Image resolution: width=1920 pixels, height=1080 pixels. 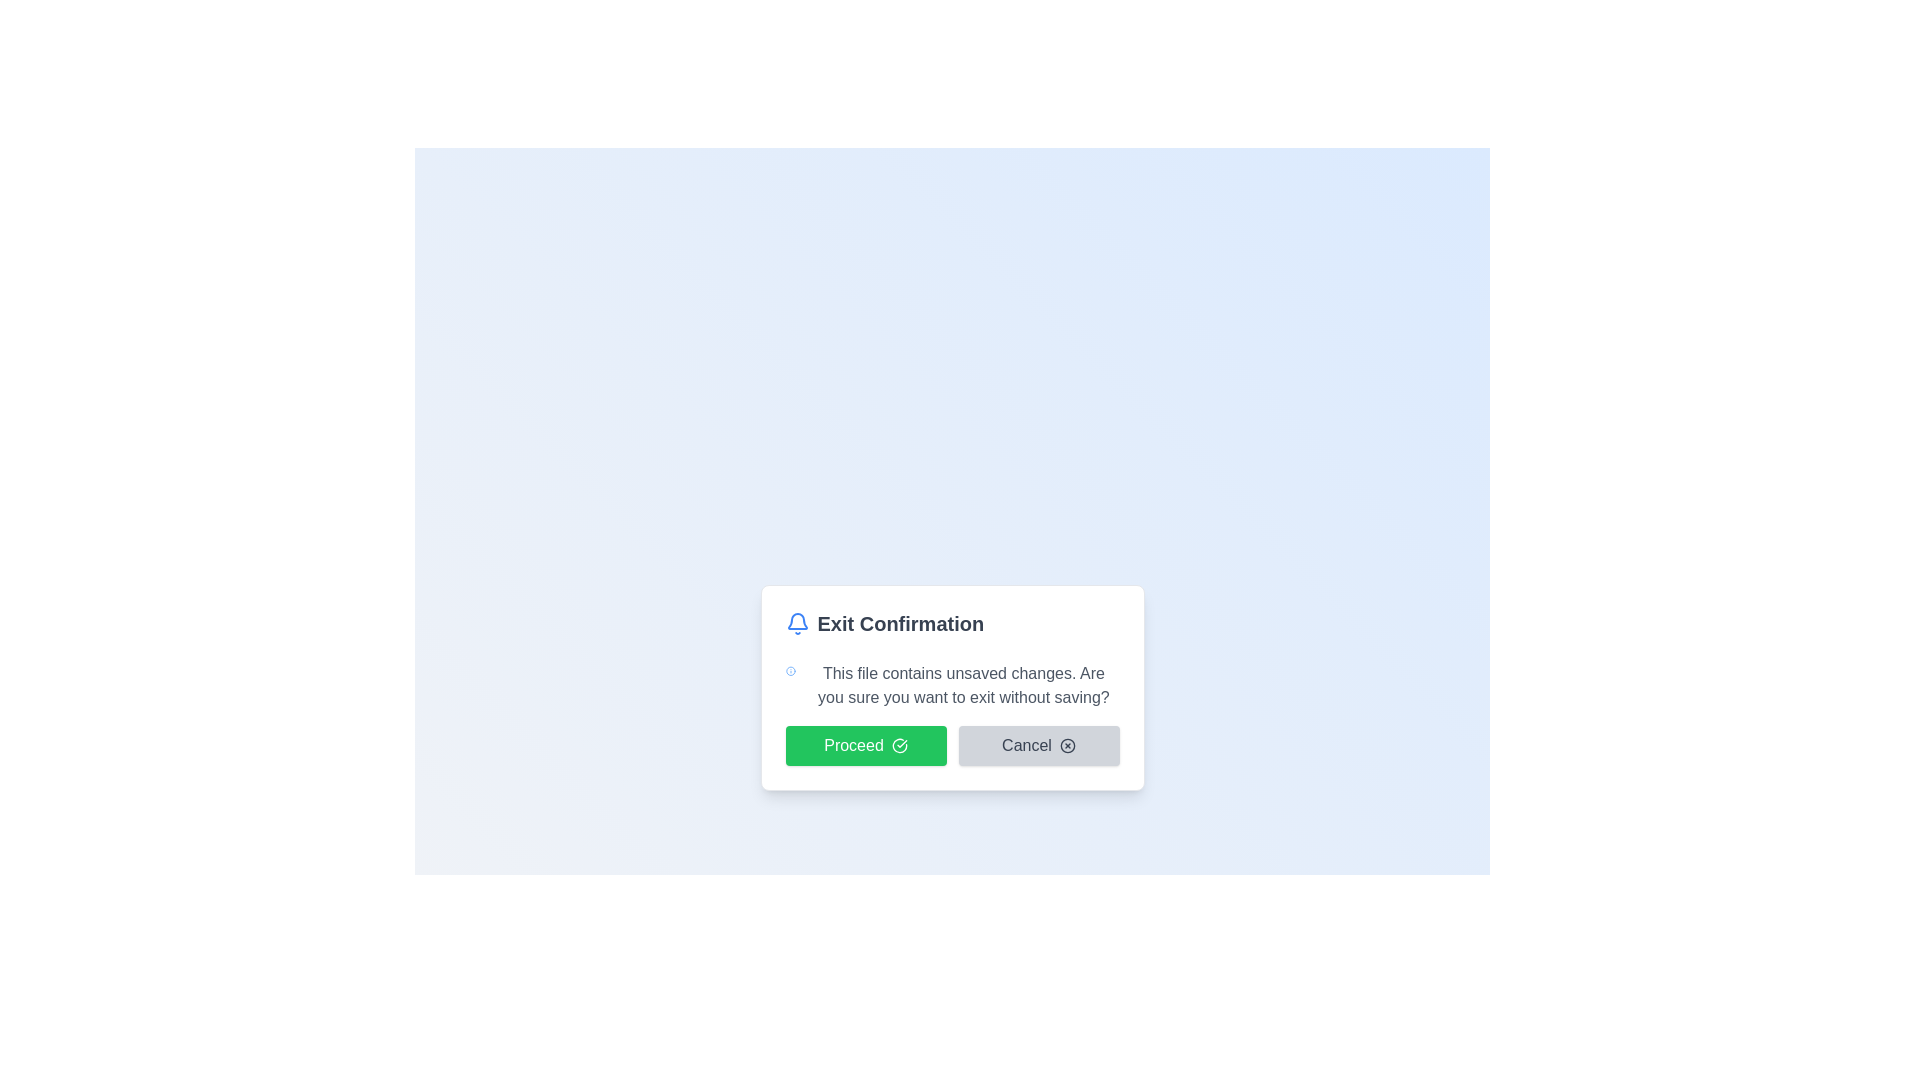 I want to click on the circular checkmark icon inside the green button located adjacent, so click(x=898, y=745).